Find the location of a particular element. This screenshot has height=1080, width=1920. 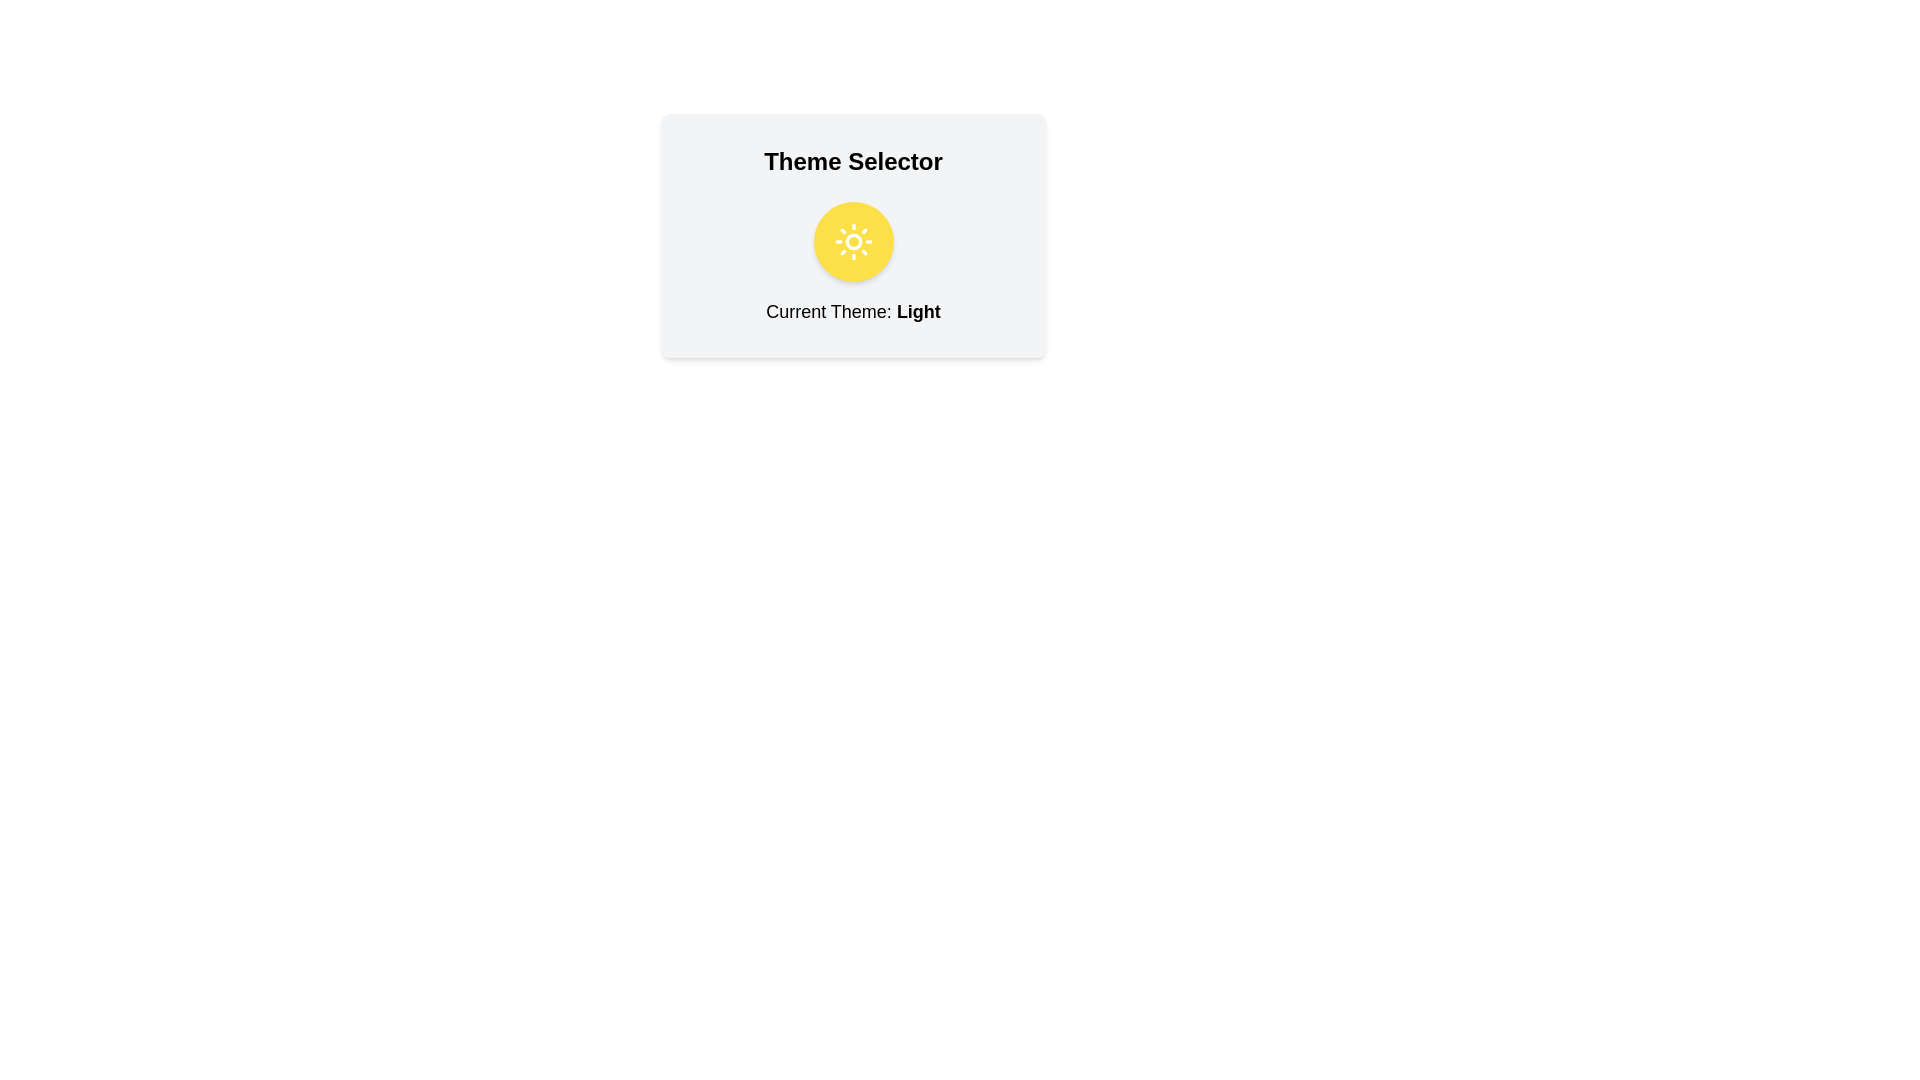

center of the toggle button to change the theme is located at coordinates (853, 241).